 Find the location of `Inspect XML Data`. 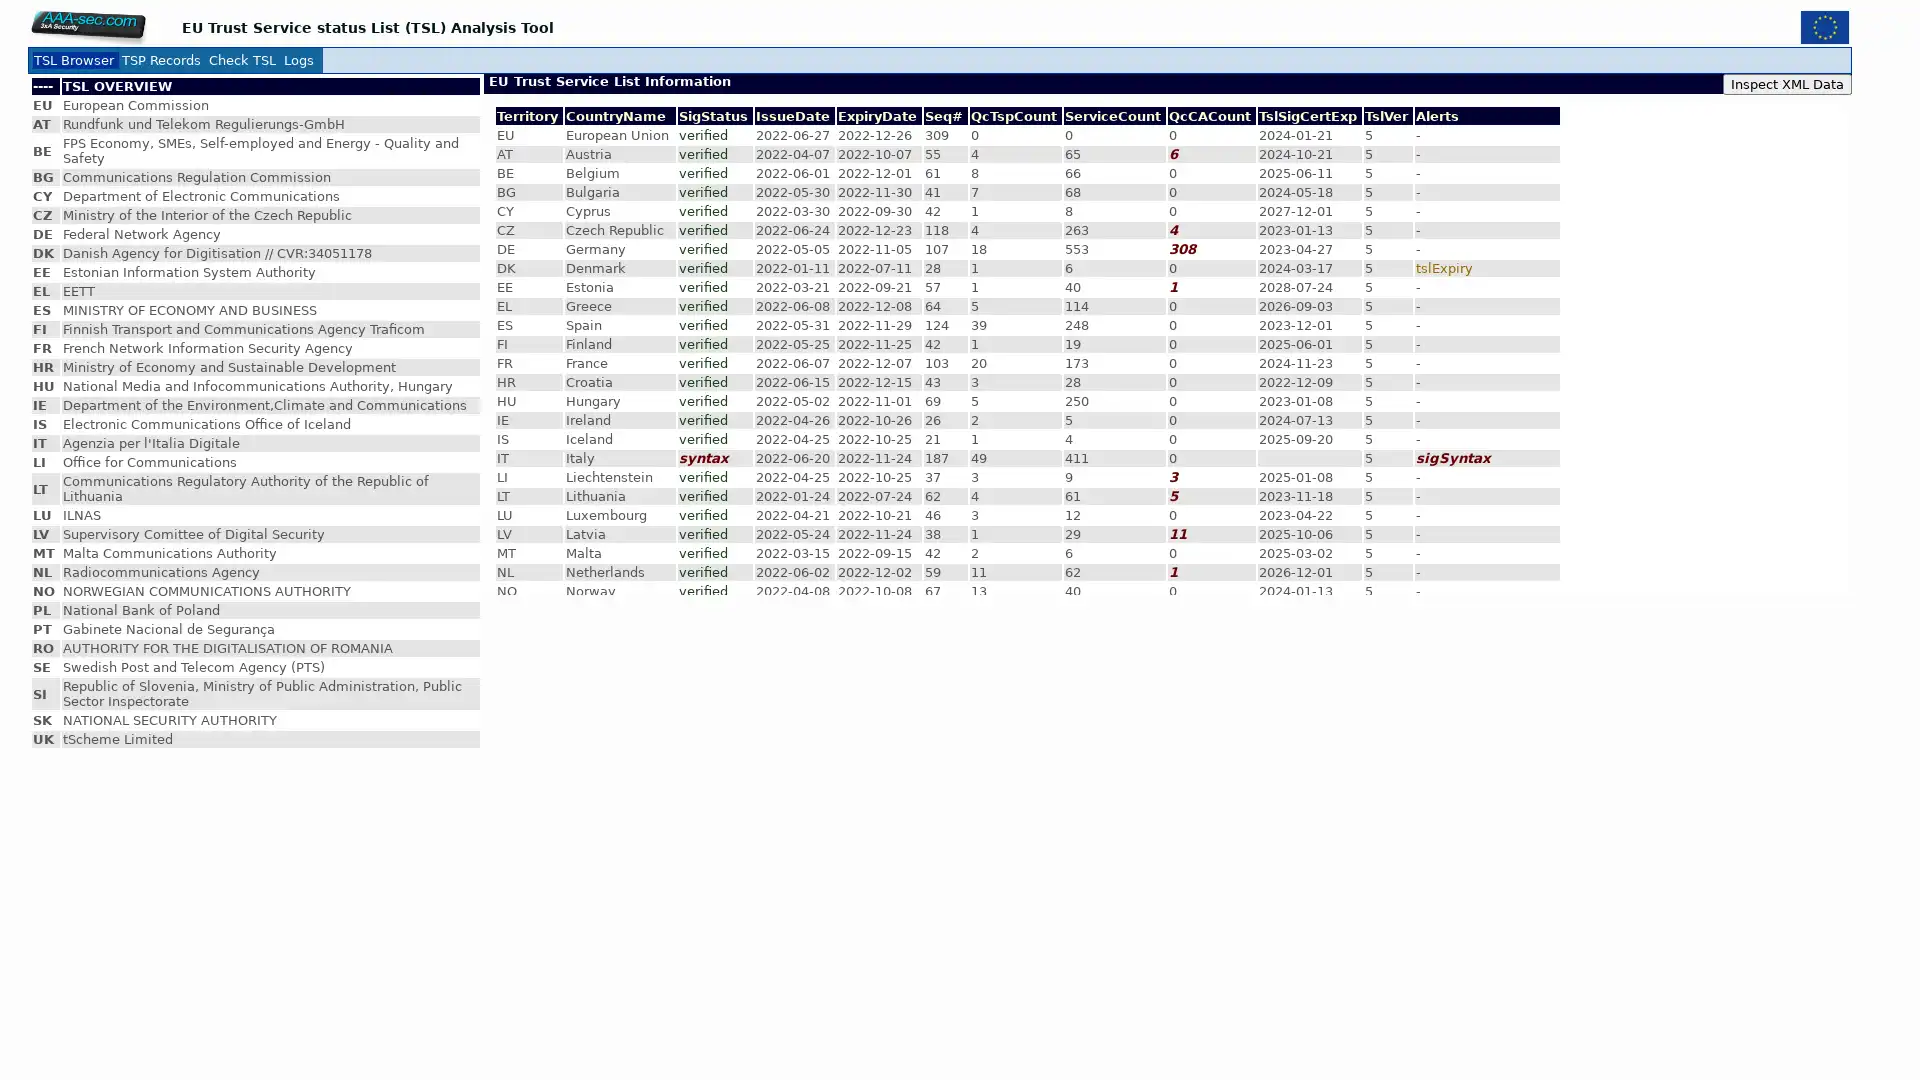

Inspect XML Data is located at coordinates (1787, 83).